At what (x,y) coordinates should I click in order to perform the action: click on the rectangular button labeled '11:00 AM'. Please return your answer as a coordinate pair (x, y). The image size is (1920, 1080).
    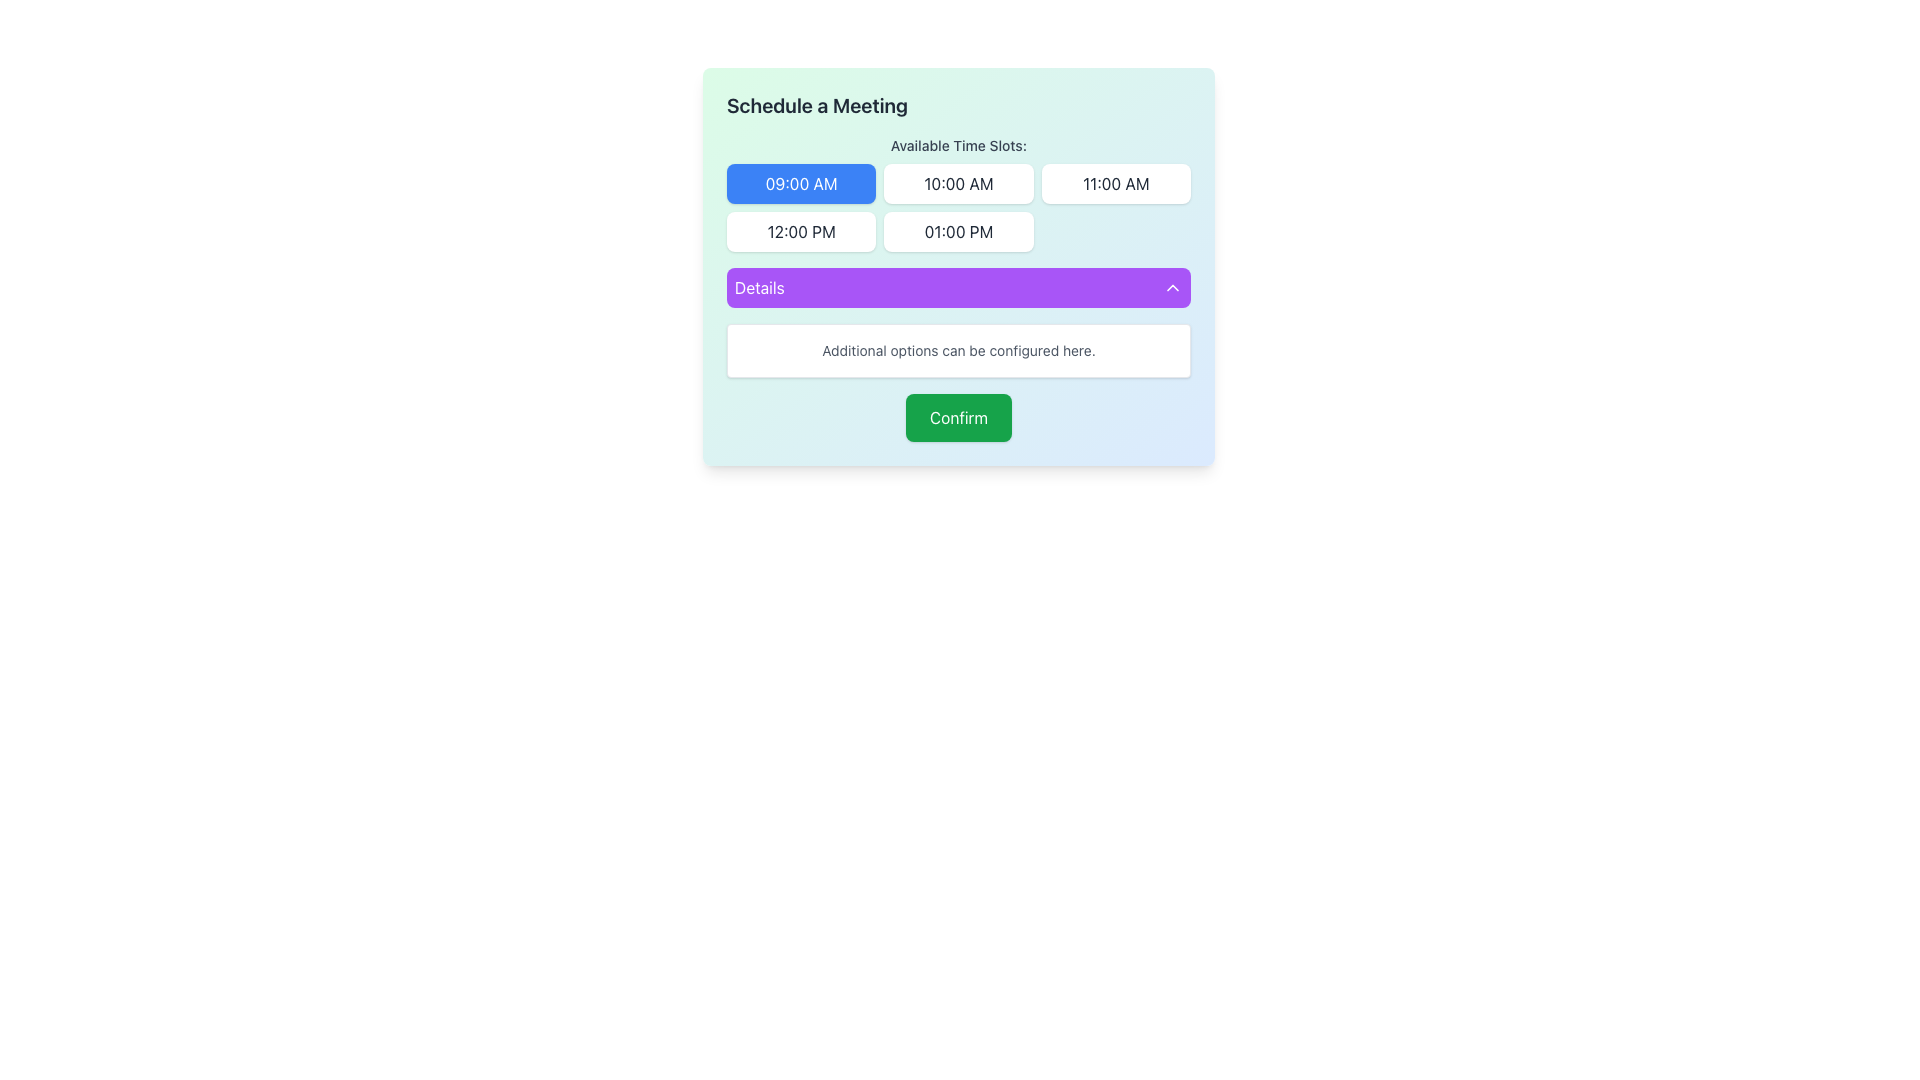
    Looking at the image, I should click on (1115, 184).